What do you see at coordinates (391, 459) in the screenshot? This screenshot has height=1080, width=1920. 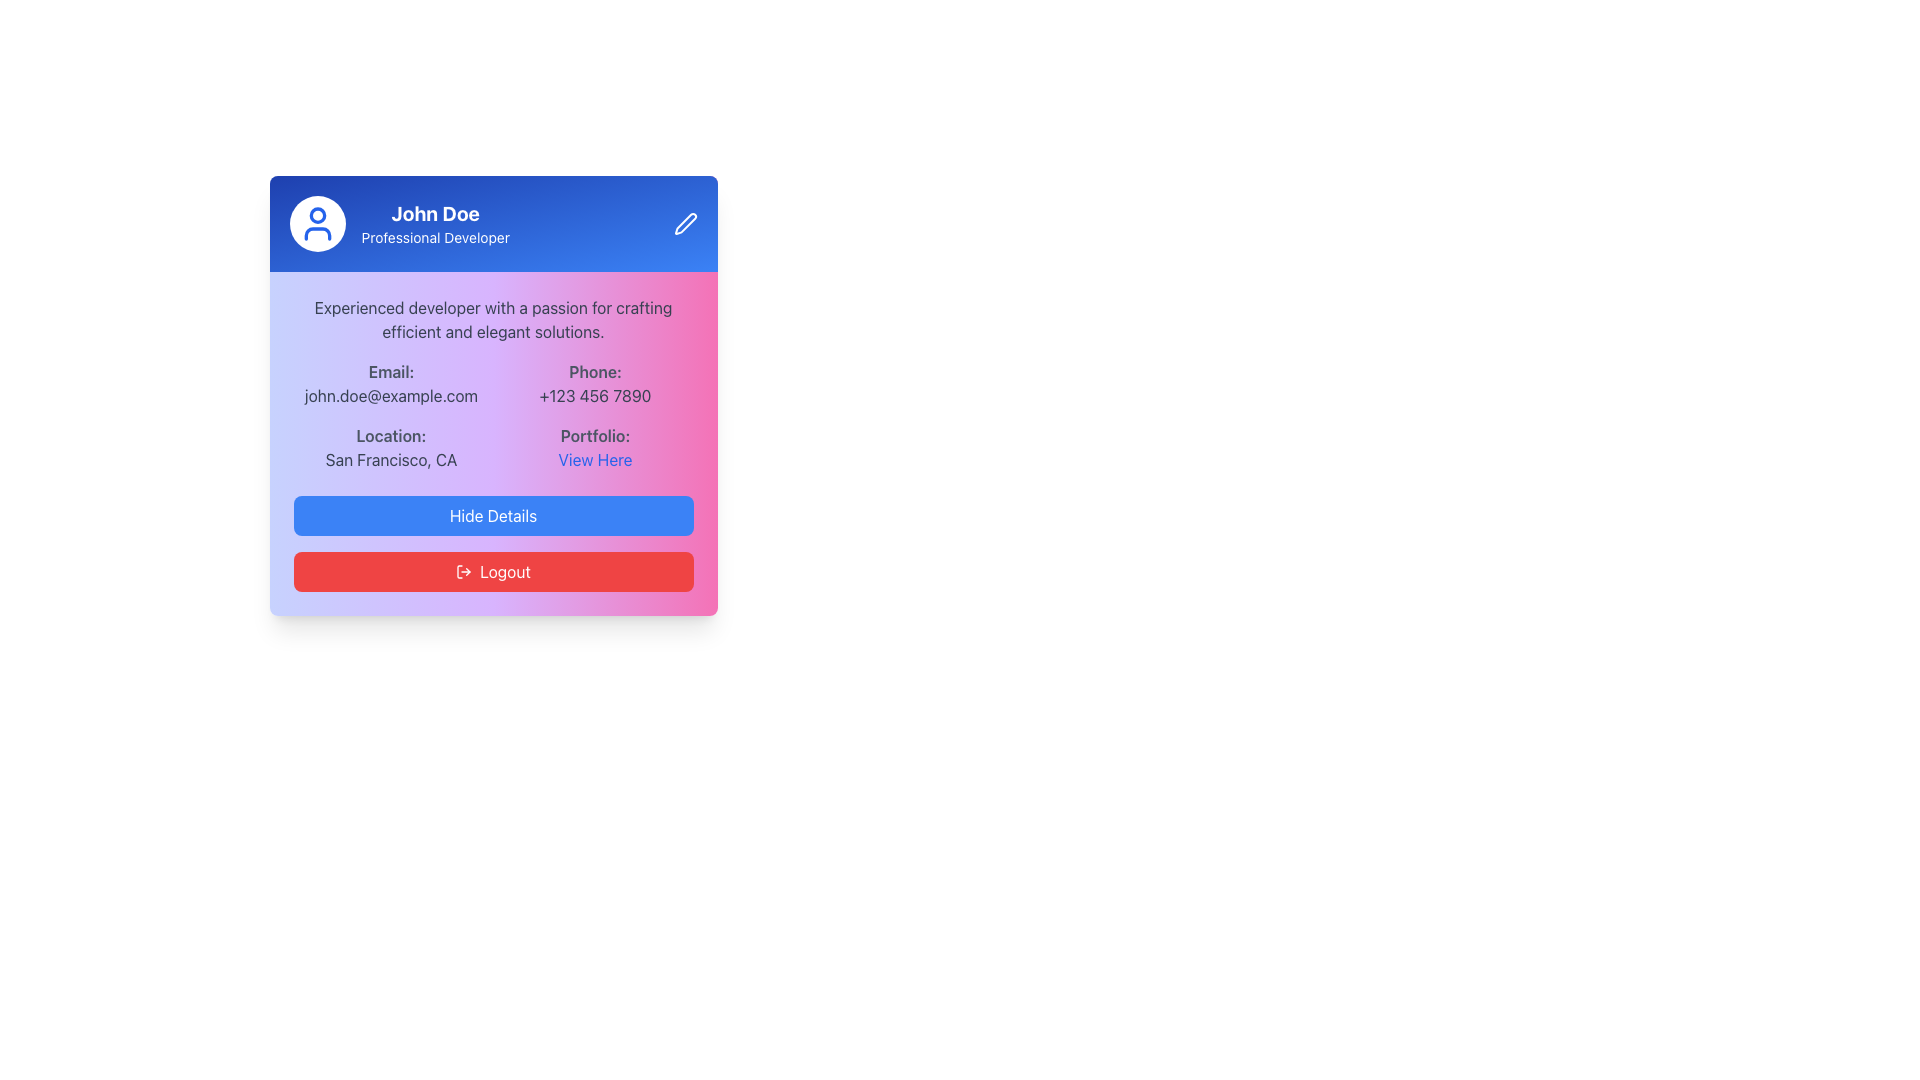 I see `the Text Display element that shows the location information, which is positioned below the 'Location:' label in the user information card layout` at bounding box center [391, 459].